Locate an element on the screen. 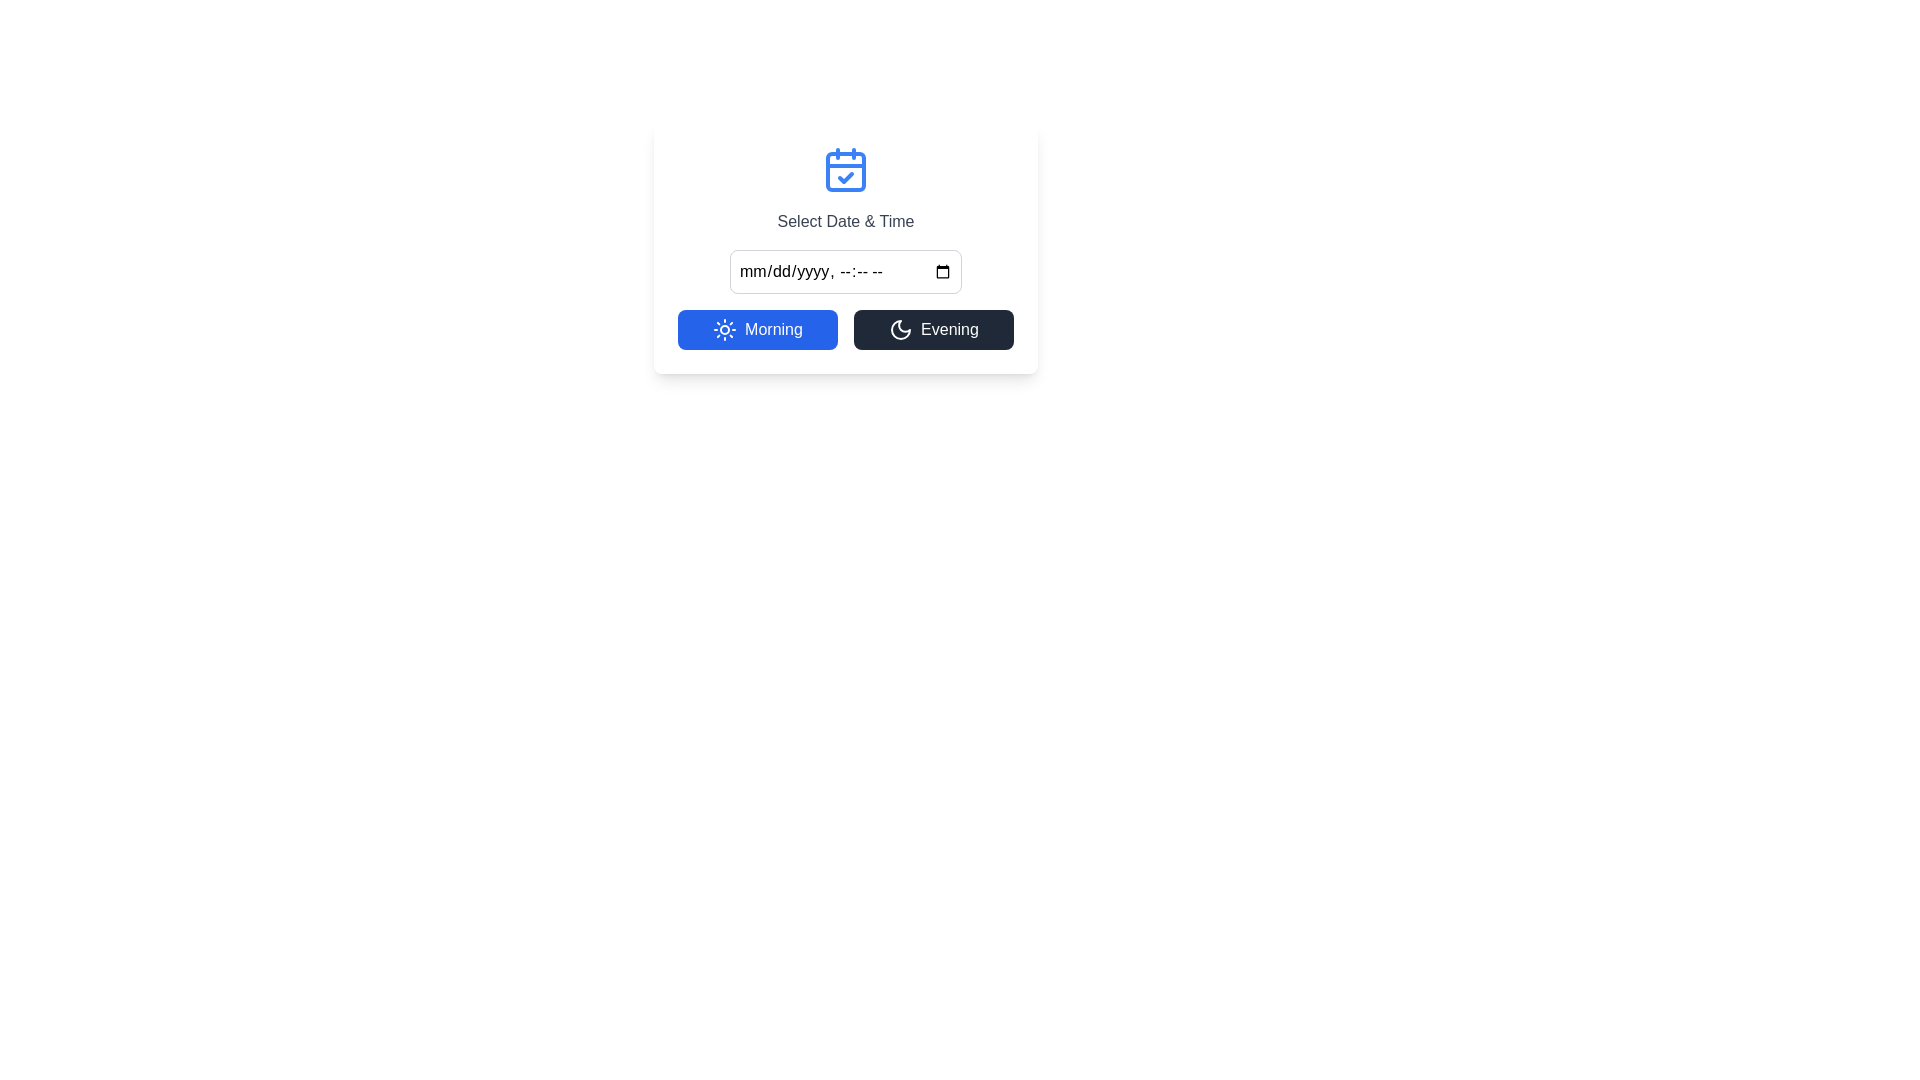 Image resolution: width=1920 pixels, height=1080 pixels. the crescent moon-shaped icon within the 'Evening' button is located at coordinates (900, 329).